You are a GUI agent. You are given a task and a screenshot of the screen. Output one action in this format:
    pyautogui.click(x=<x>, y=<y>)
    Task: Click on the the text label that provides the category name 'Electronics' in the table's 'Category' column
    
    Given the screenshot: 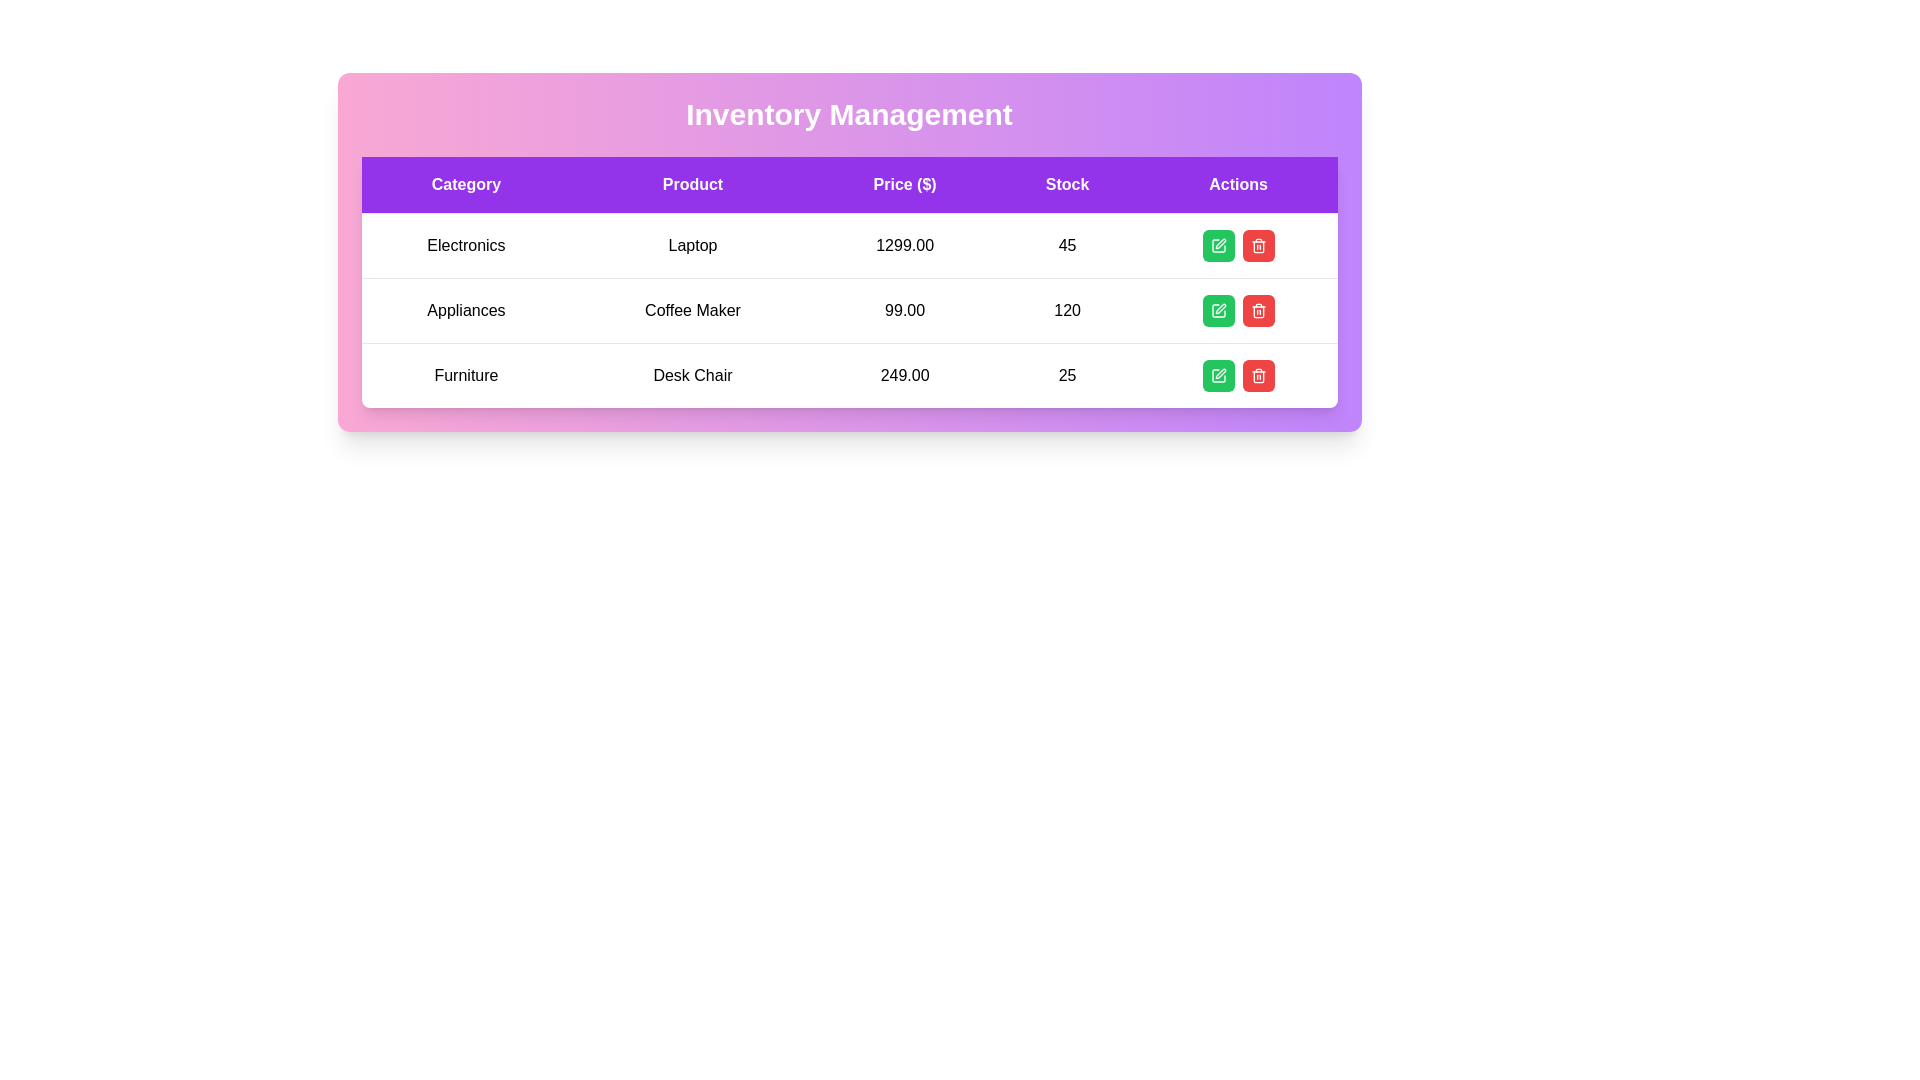 What is the action you would take?
    pyautogui.click(x=465, y=245)
    